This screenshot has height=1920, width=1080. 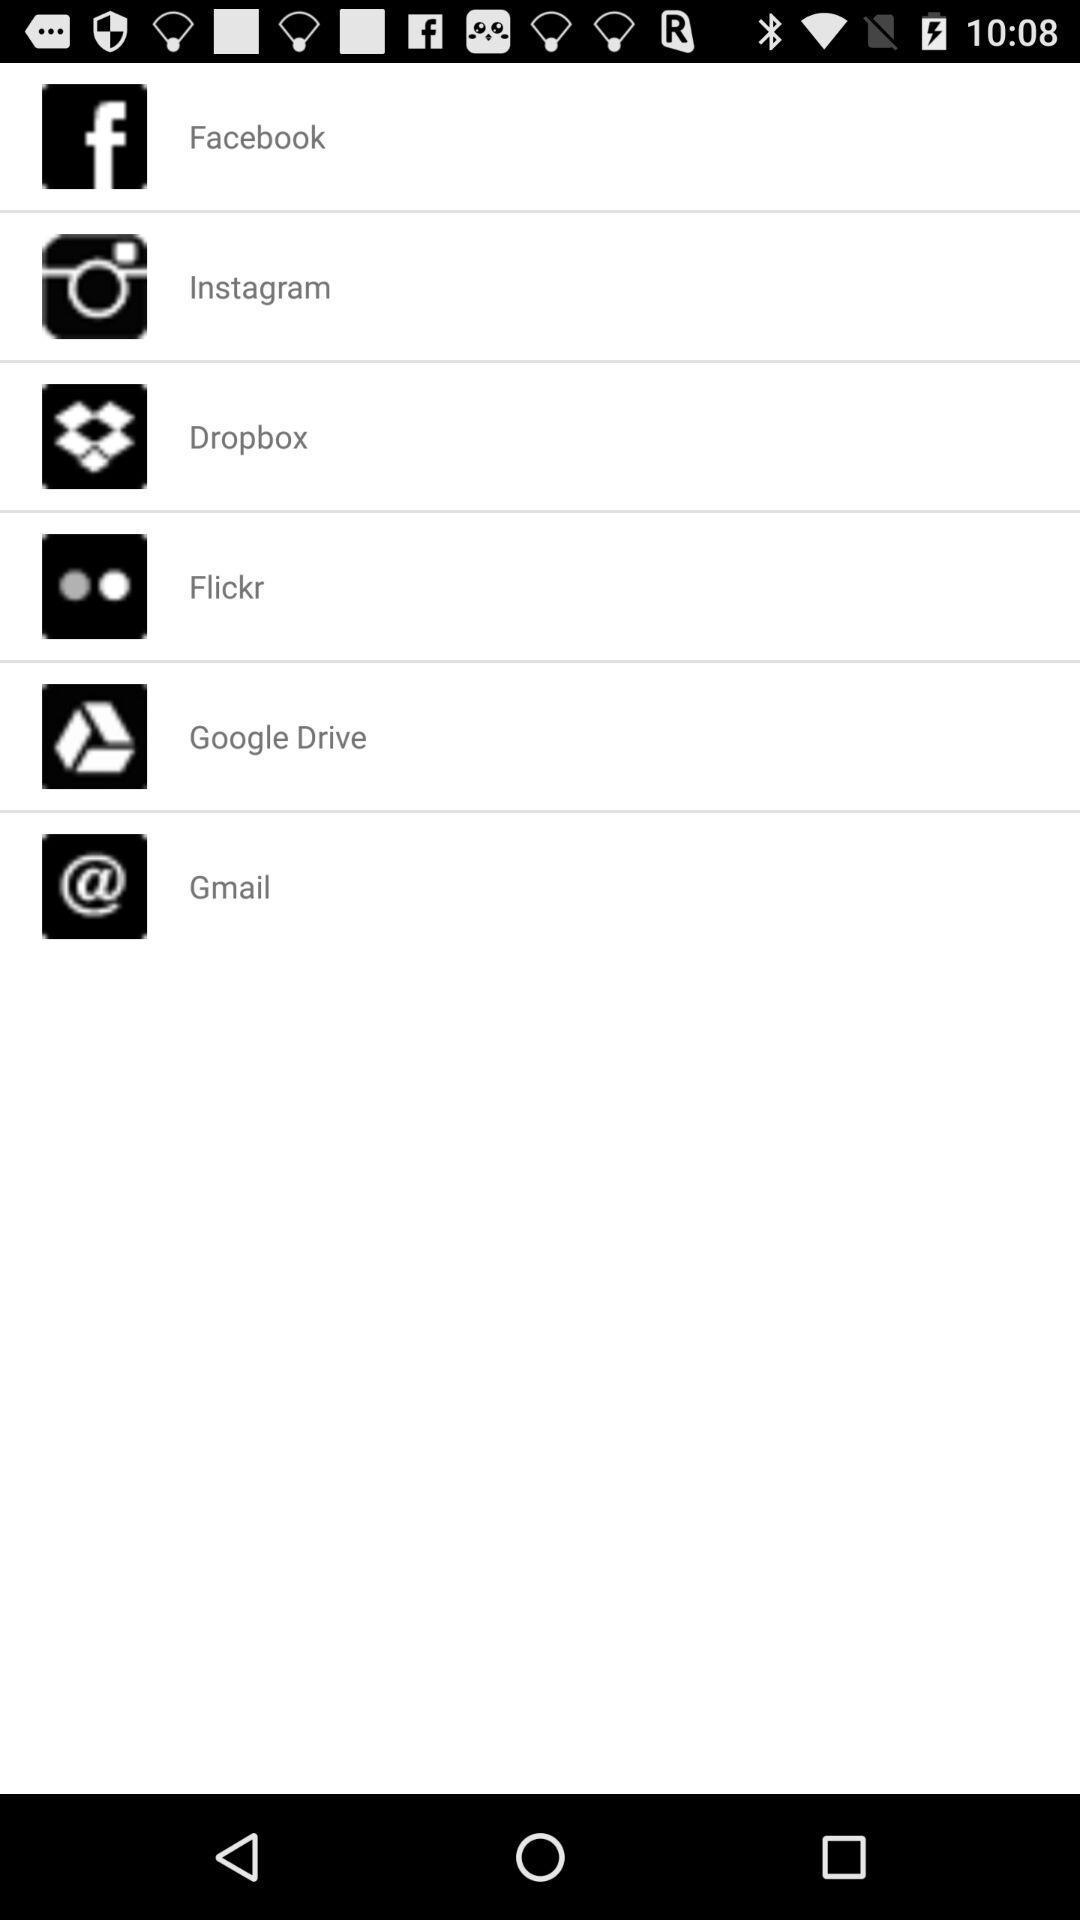 What do you see at coordinates (225, 585) in the screenshot?
I see `the app above google drive` at bounding box center [225, 585].